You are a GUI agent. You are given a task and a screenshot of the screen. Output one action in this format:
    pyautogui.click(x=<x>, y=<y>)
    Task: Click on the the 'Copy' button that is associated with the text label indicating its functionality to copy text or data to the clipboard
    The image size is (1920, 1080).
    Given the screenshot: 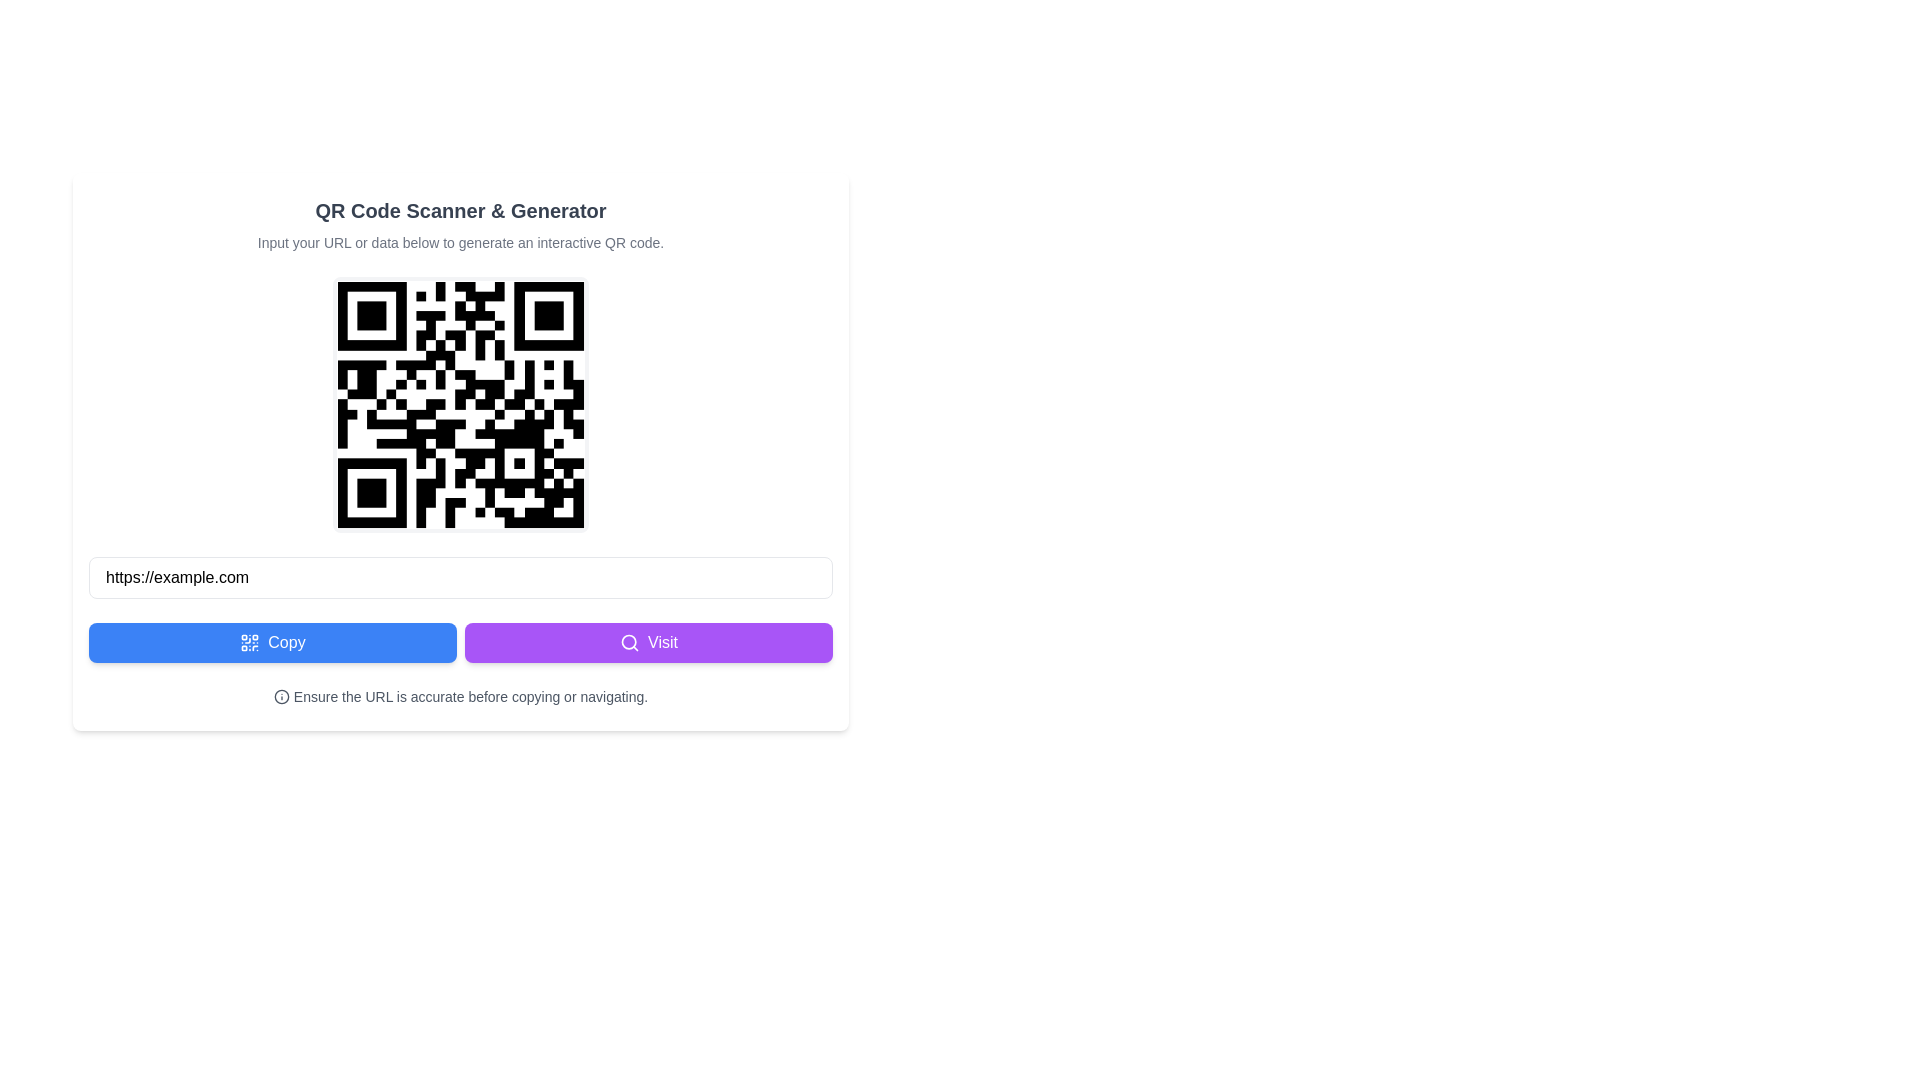 What is the action you would take?
    pyautogui.click(x=286, y=643)
    